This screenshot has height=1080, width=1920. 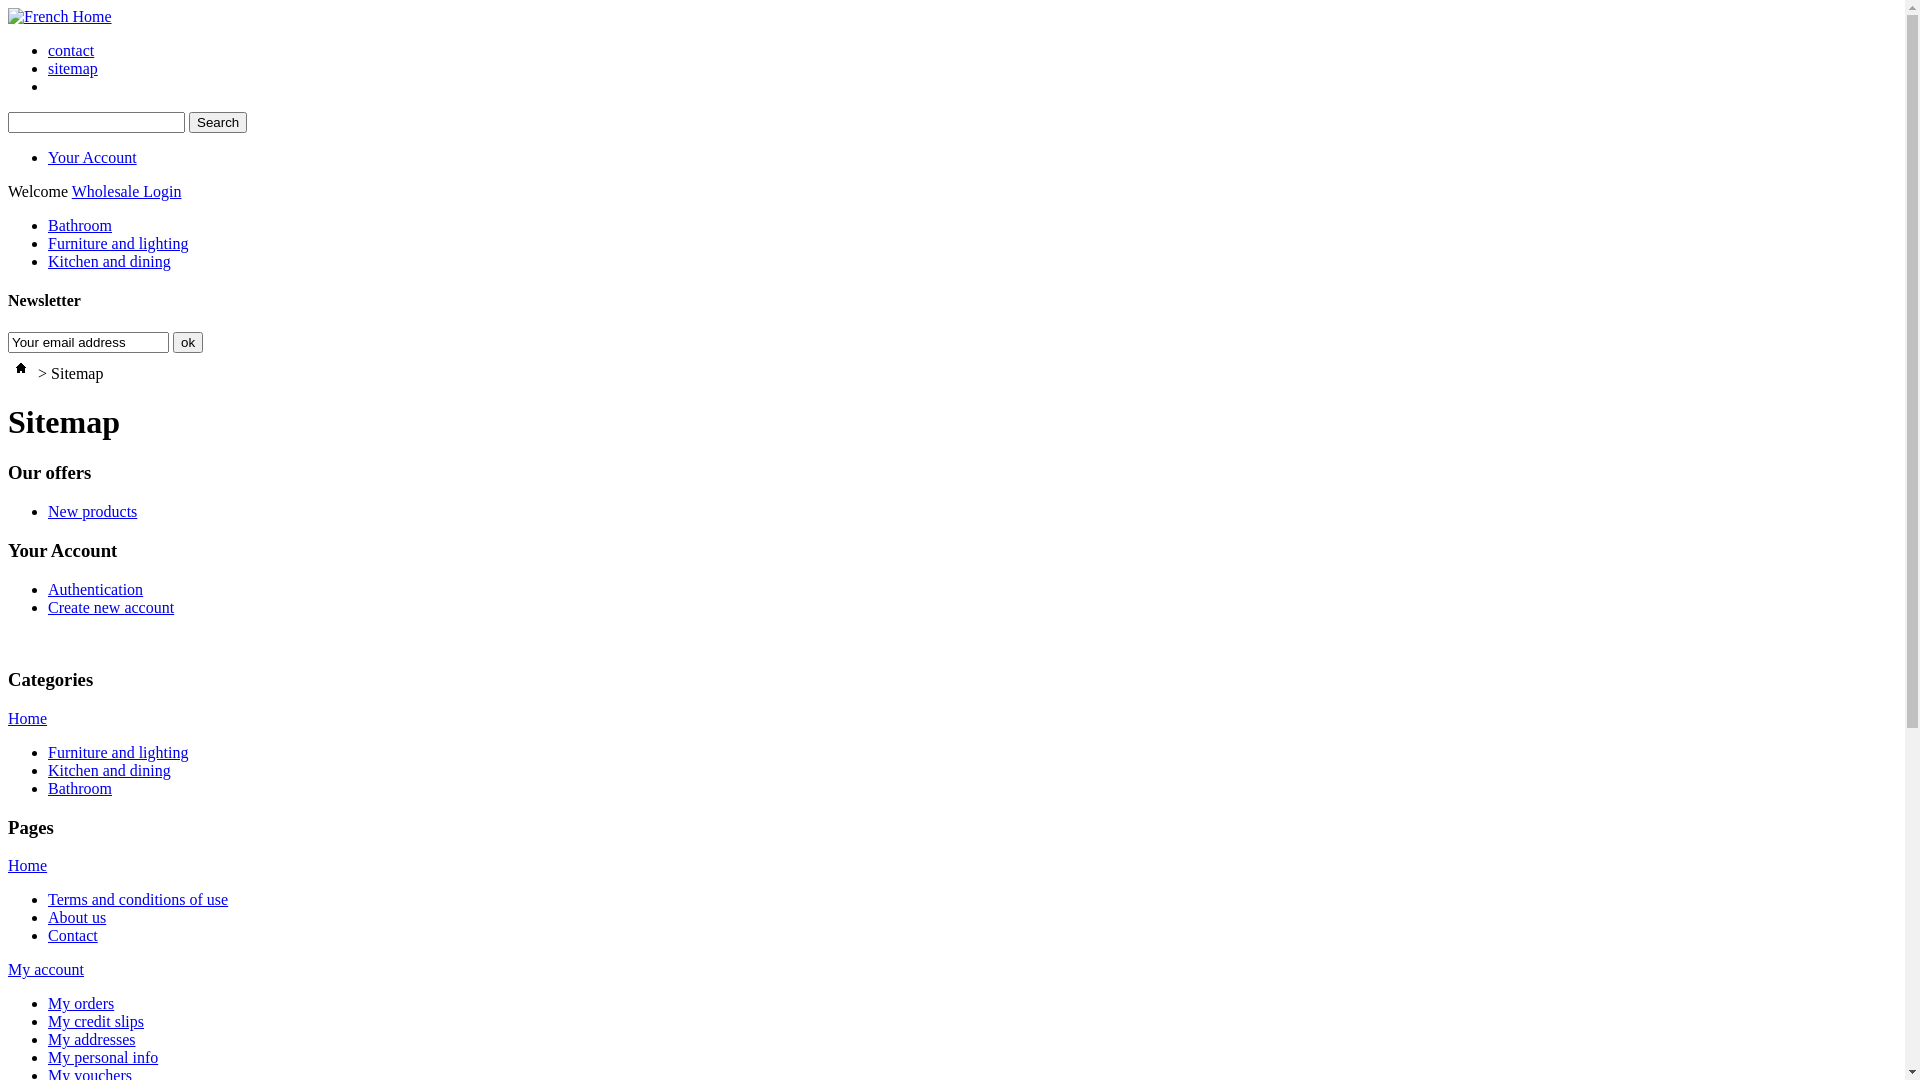 What do you see at coordinates (48, 898) in the screenshot?
I see `'Terms and conditions of use'` at bounding box center [48, 898].